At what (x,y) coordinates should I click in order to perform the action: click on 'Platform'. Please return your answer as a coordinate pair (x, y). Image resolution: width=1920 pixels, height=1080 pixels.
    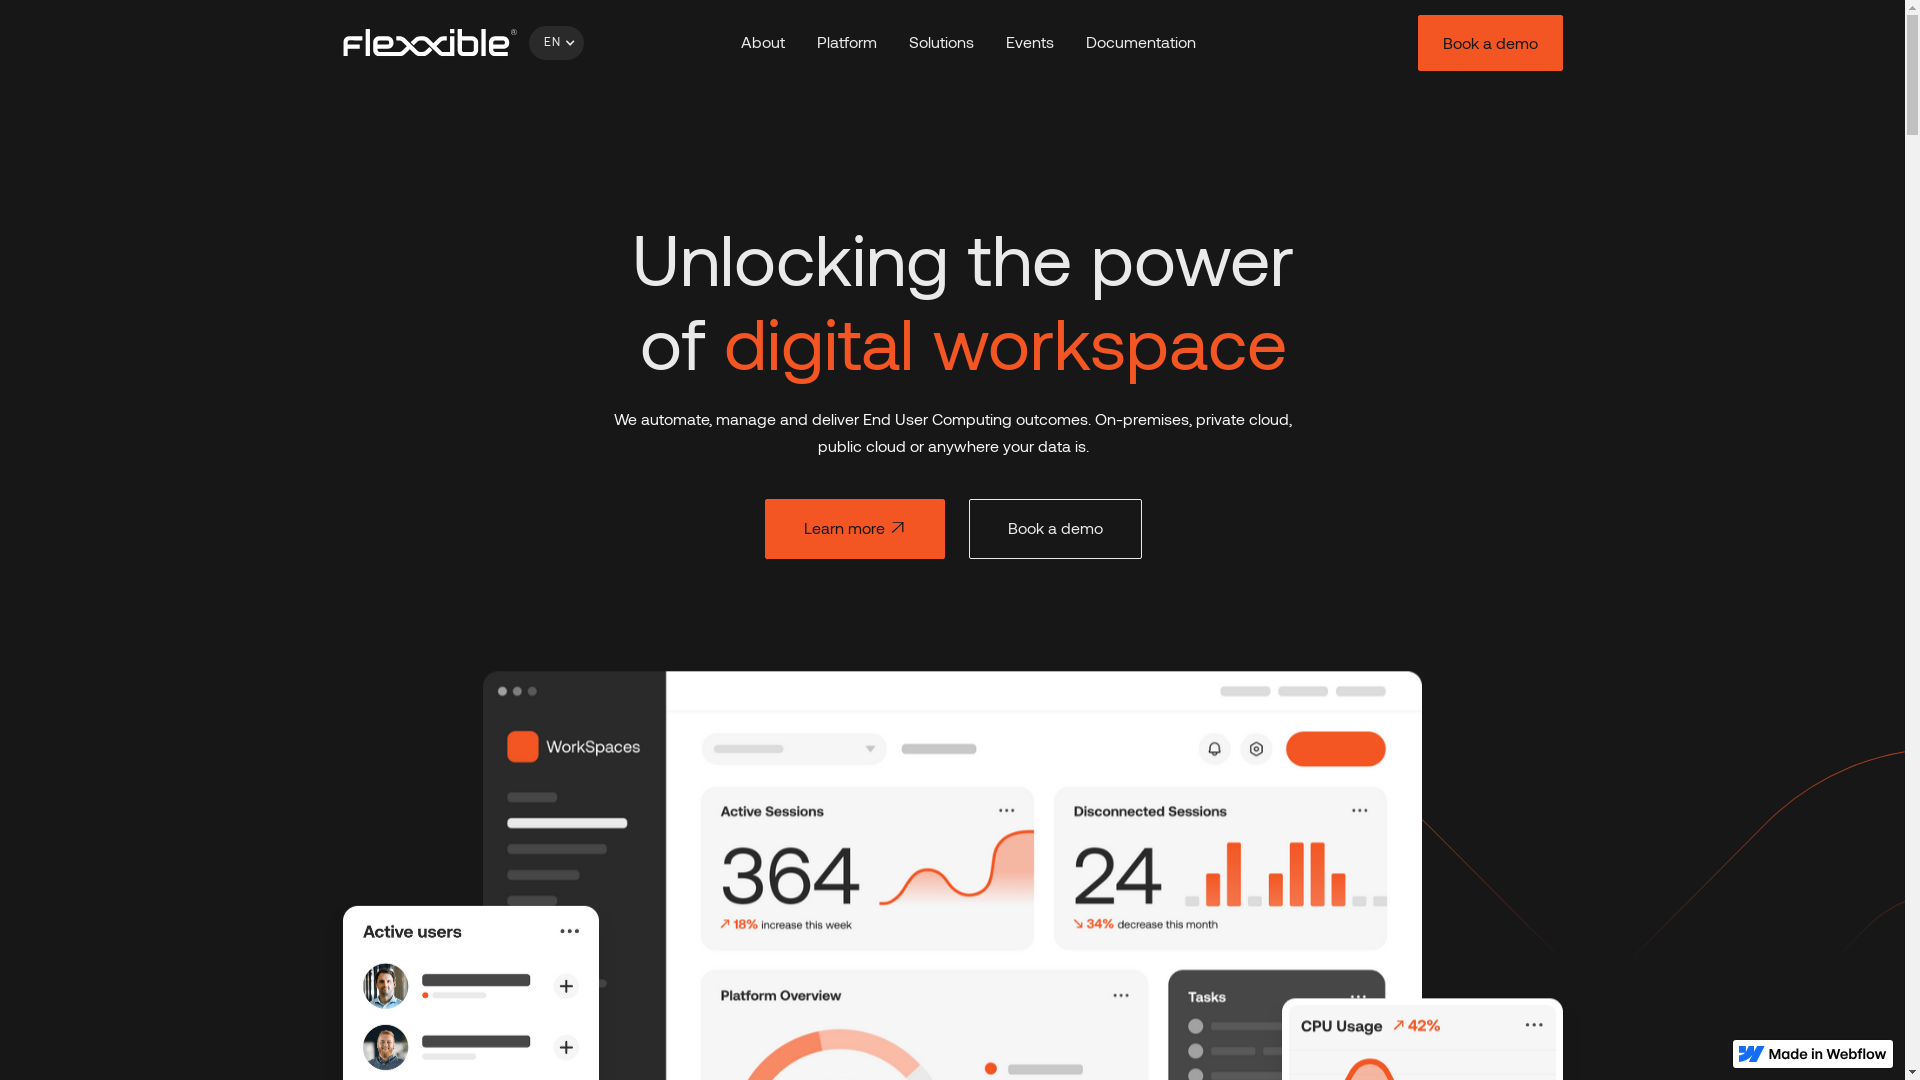
    Looking at the image, I should click on (846, 42).